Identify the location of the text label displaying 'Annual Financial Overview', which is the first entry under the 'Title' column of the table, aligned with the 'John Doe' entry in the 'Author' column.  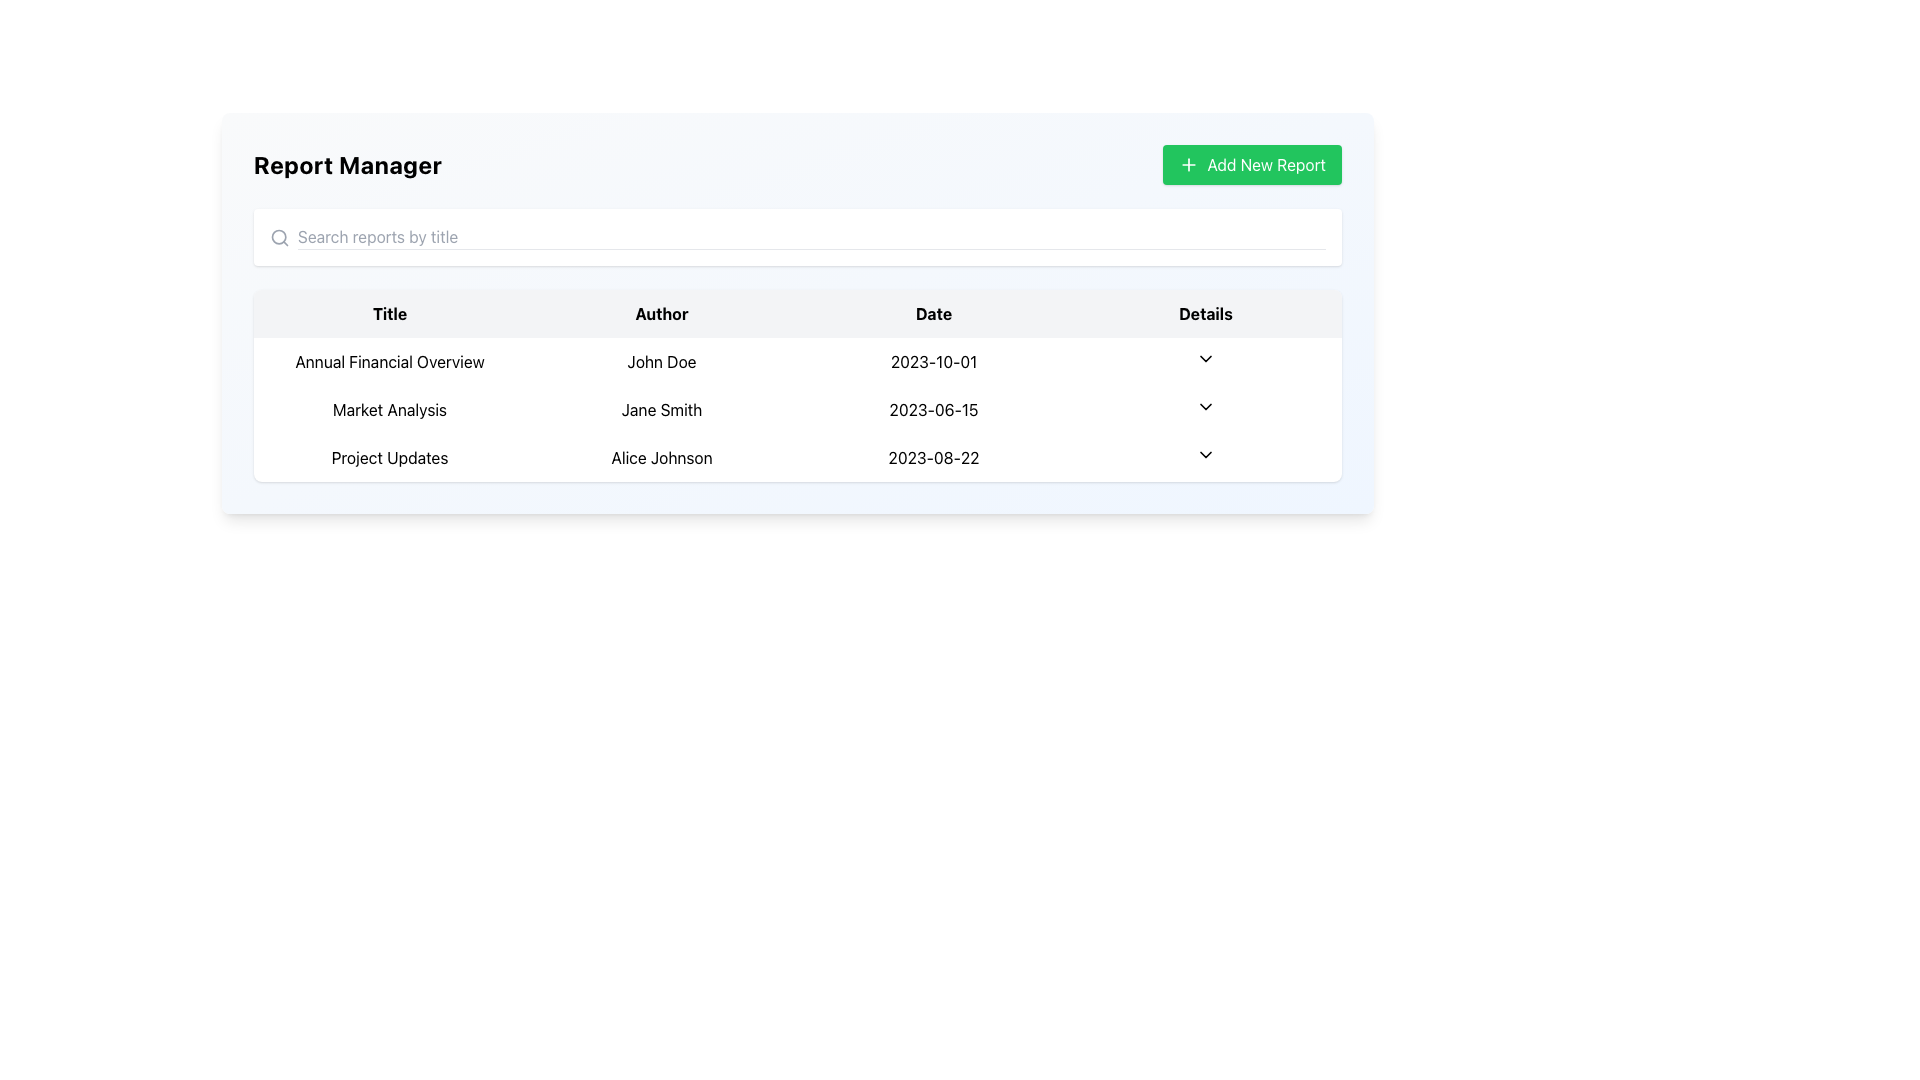
(389, 362).